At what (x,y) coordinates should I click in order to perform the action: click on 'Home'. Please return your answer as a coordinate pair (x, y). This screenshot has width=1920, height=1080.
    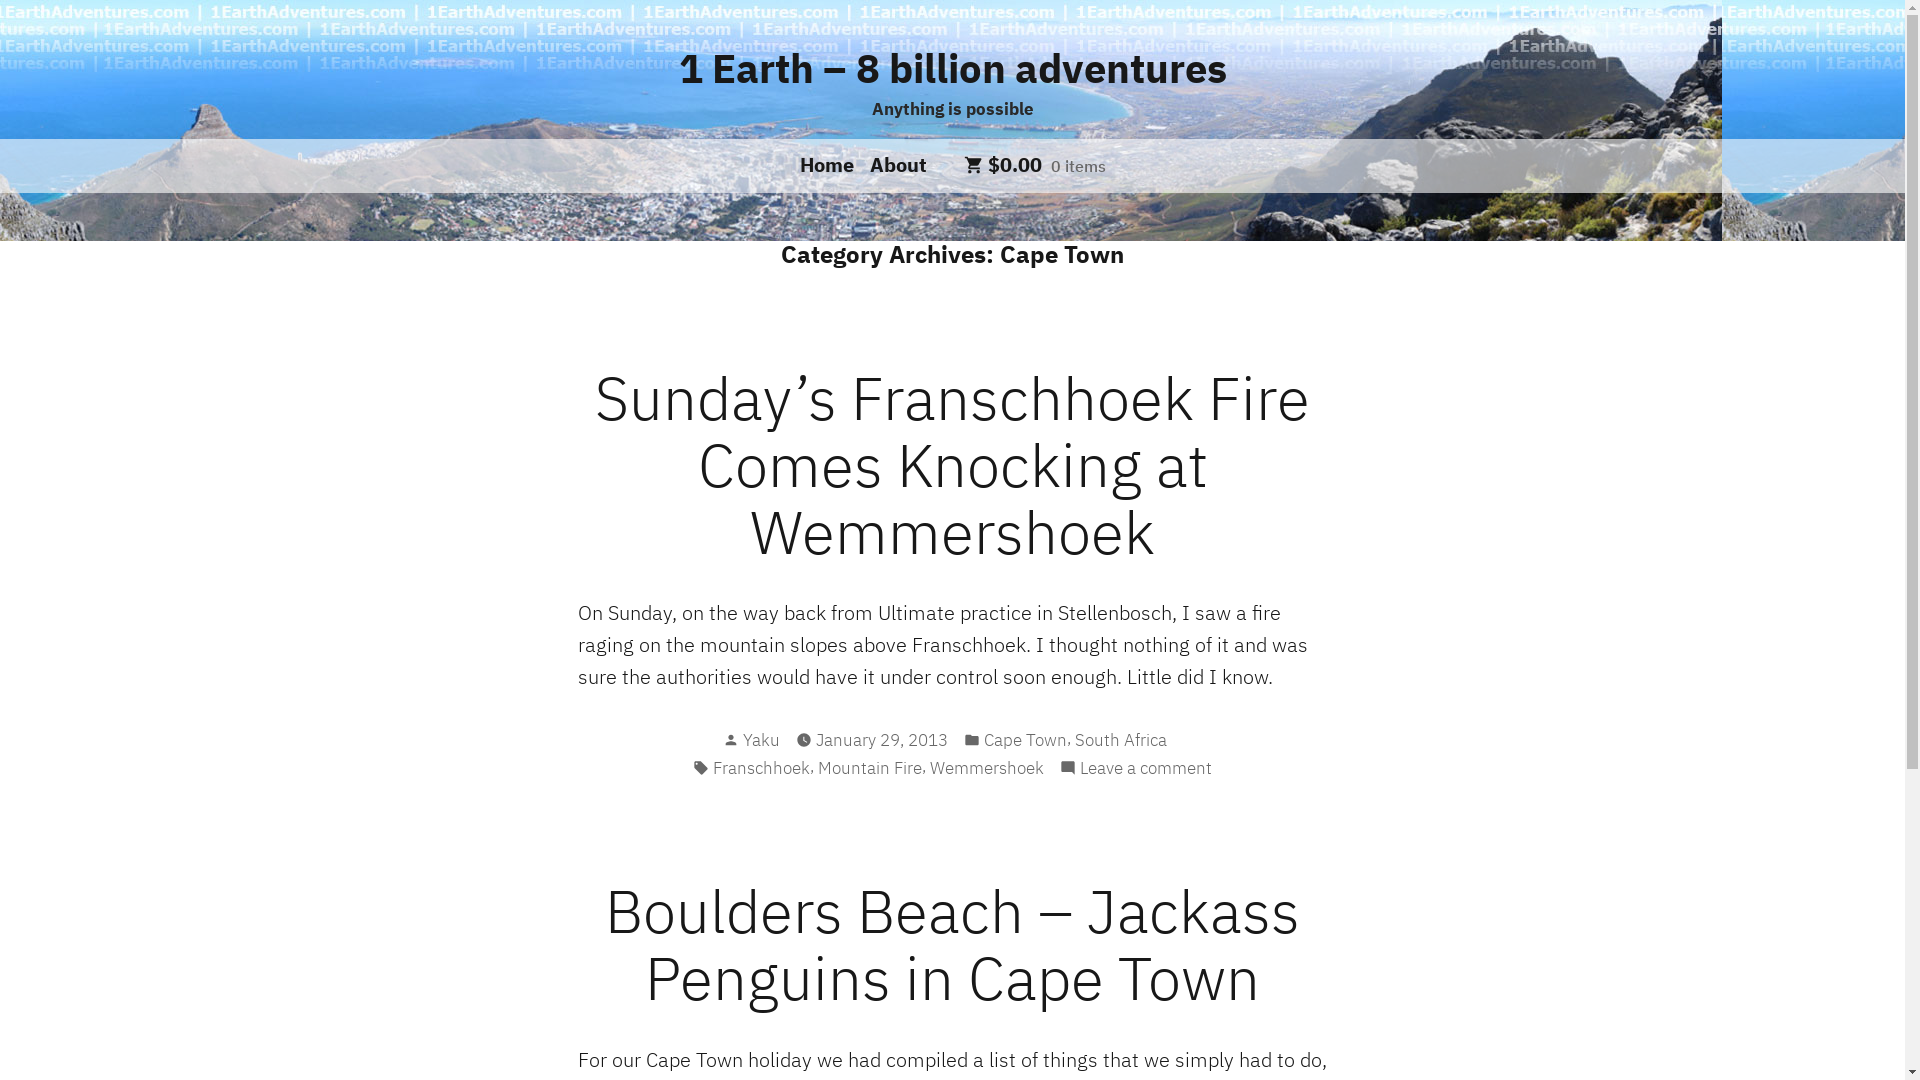
    Looking at the image, I should click on (830, 163).